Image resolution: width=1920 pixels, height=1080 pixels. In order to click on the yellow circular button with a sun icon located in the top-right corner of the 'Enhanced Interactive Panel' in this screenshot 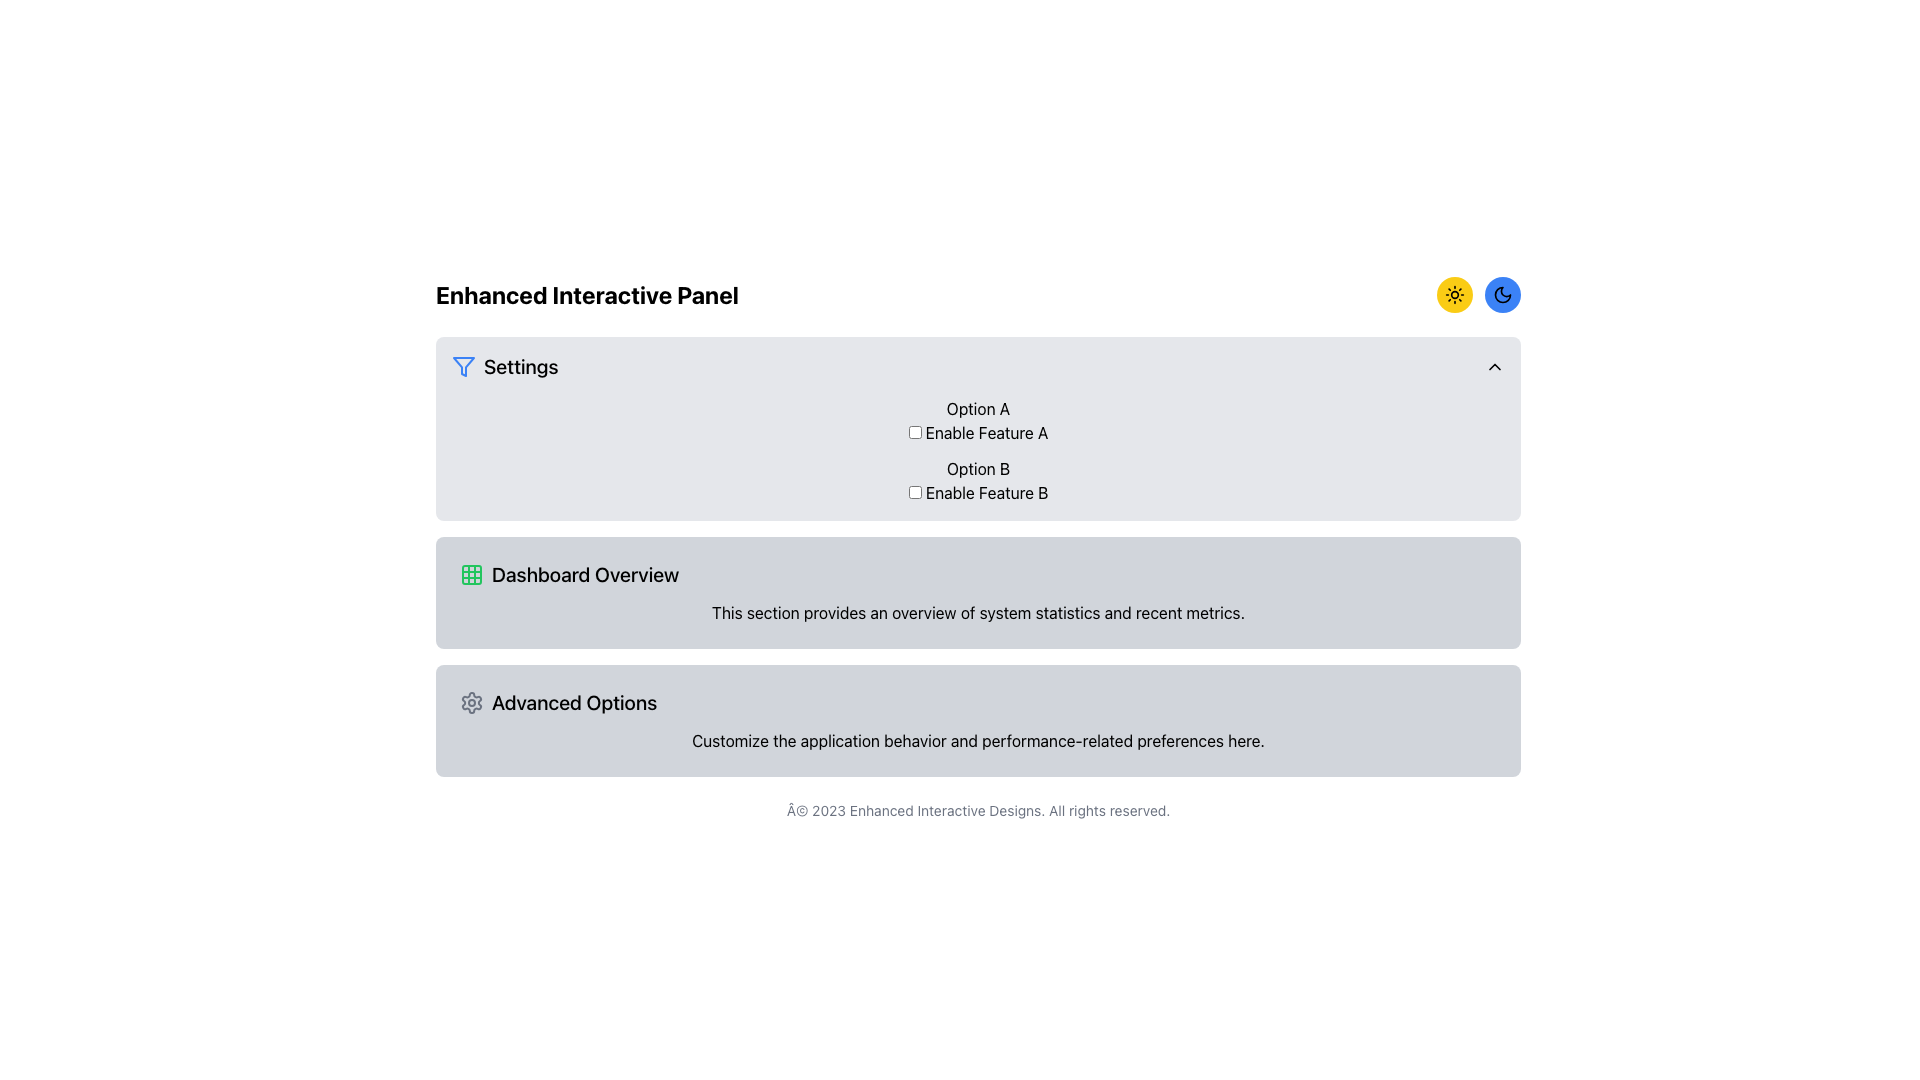, I will do `click(1478, 294)`.